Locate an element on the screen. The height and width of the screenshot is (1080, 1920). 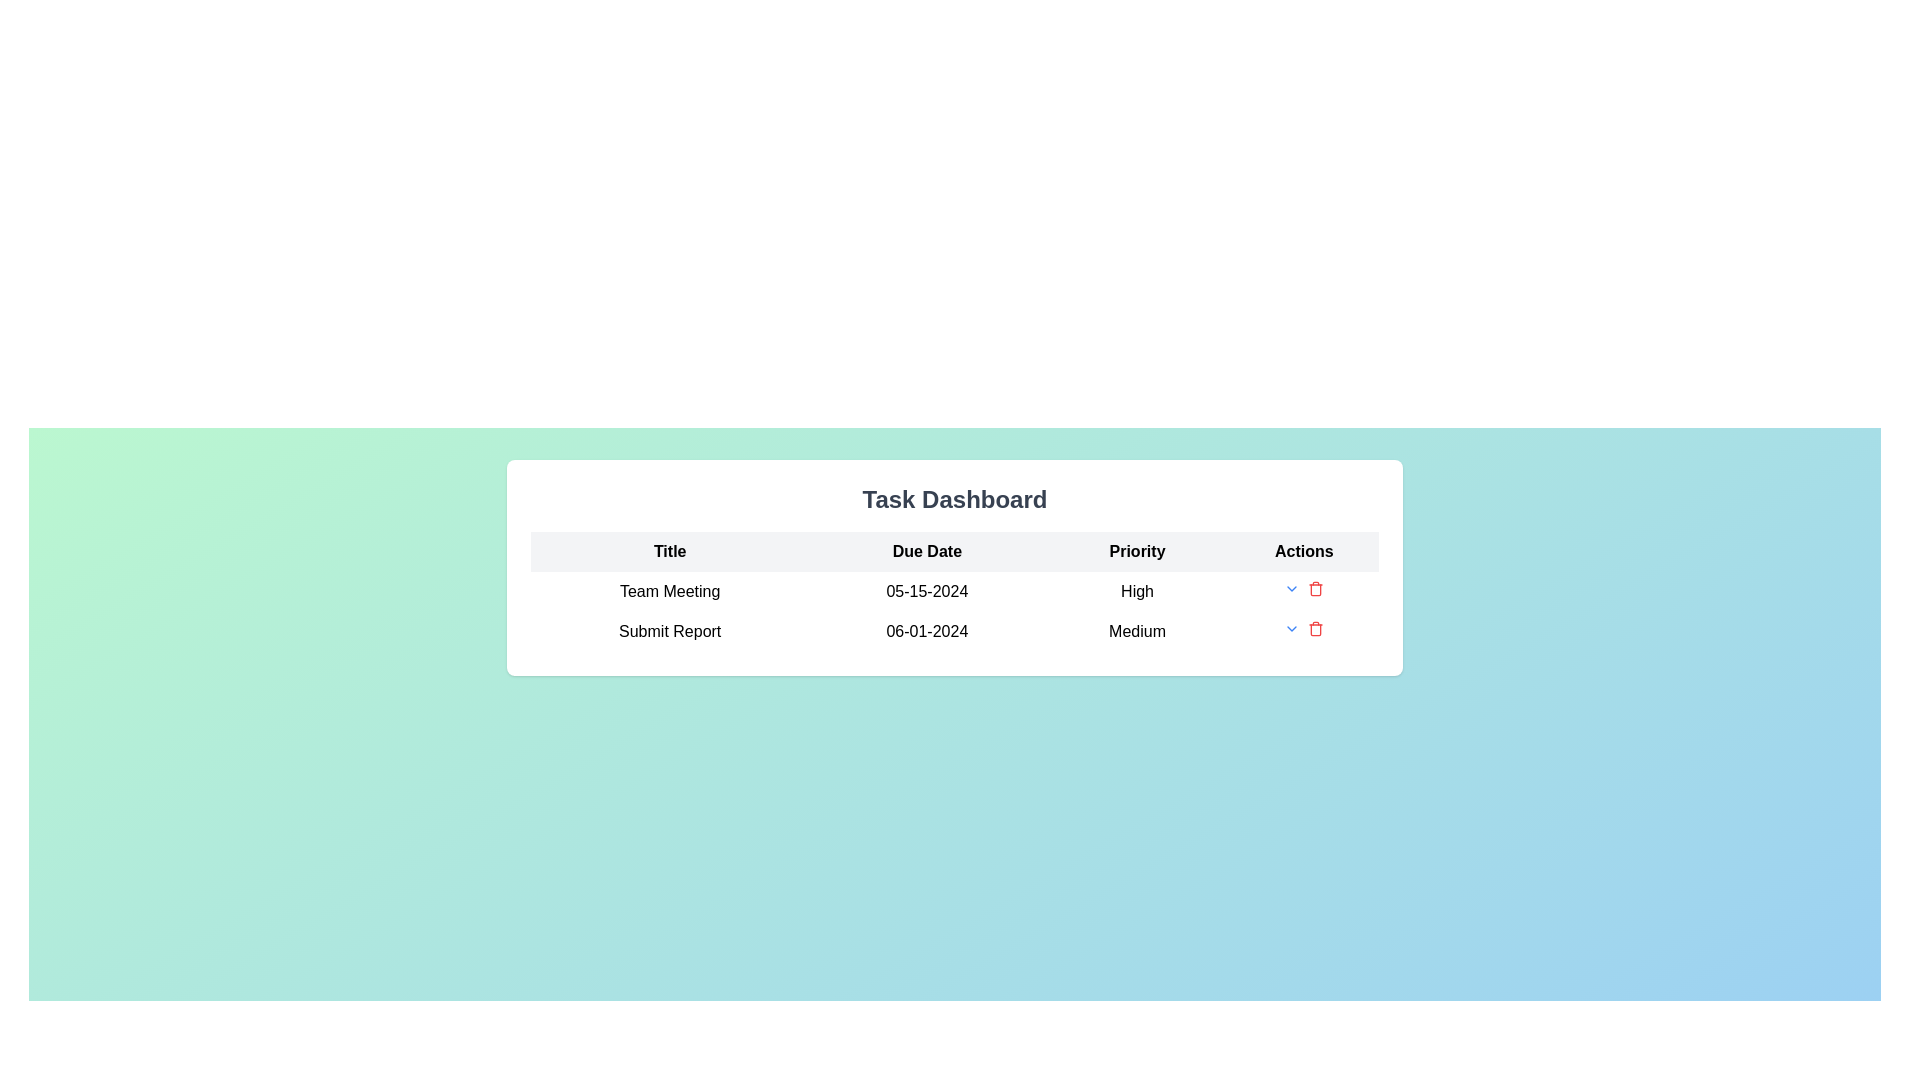
the static text element located in the second row of the table under the 'Title' column, which is the leftmost element in that row is located at coordinates (670, 632).